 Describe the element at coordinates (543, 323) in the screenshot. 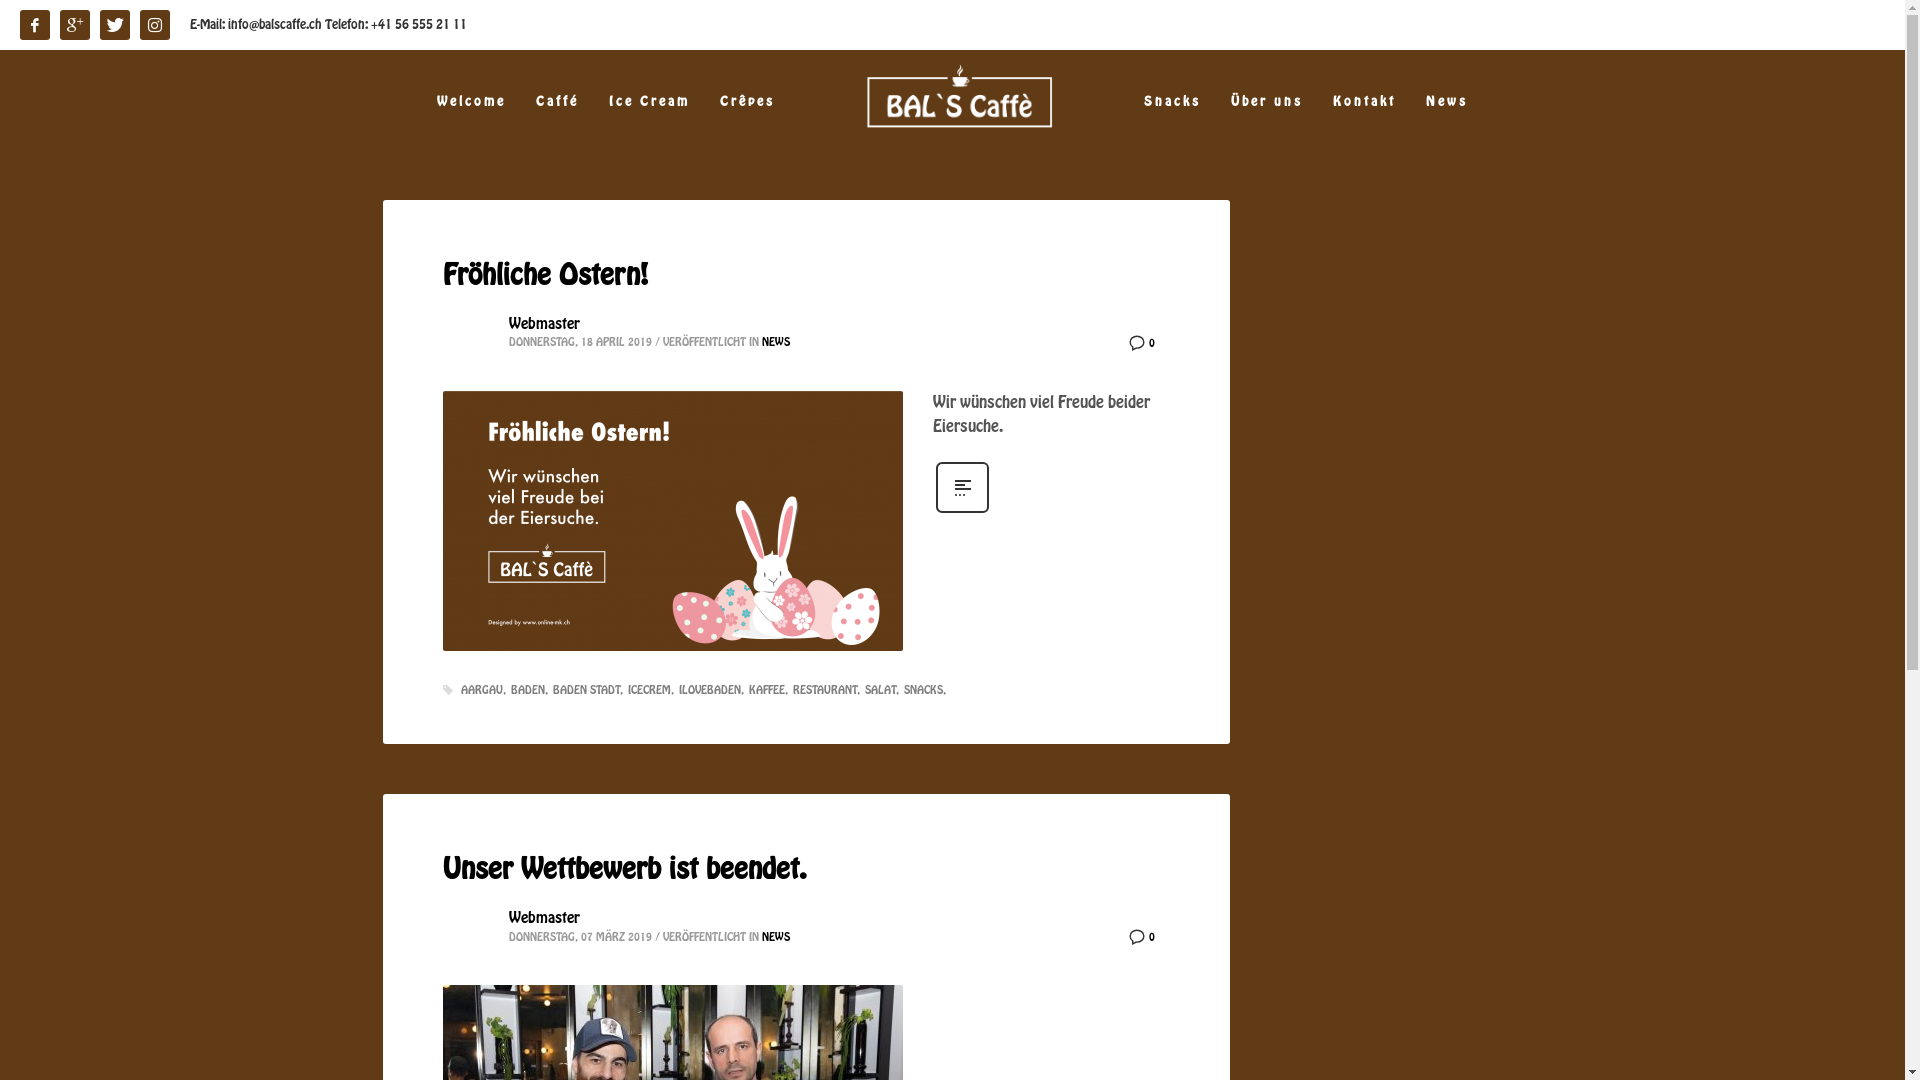

I see `'Webmaster'` at that location.